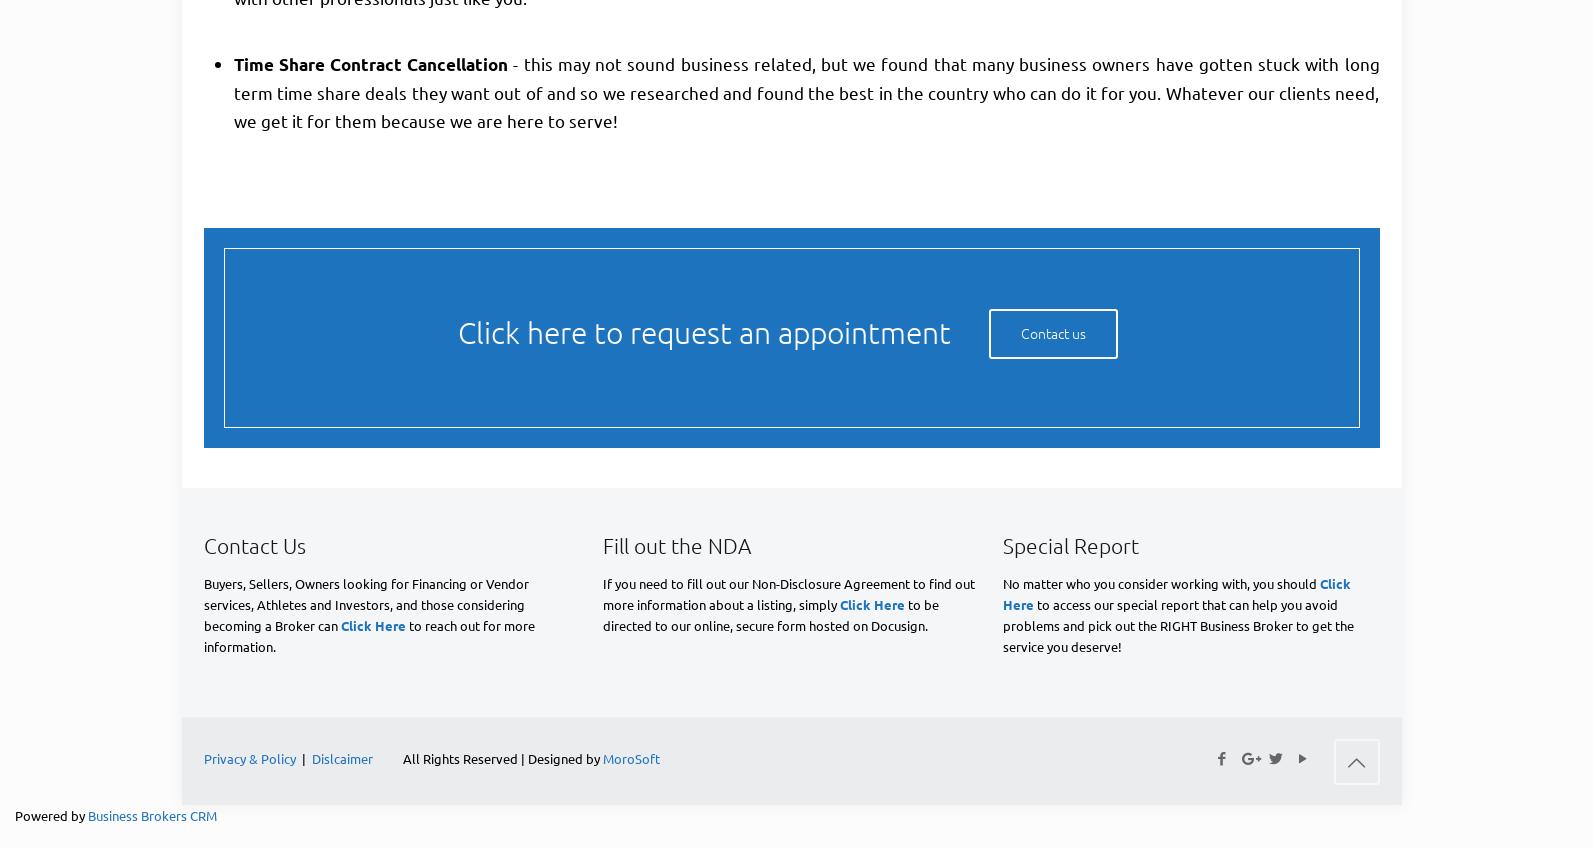 Image resolution: width=1593 pixels, height=848 pixels. What do you see at coordinates (301, 756) in the screenshot?
I see `'|'` at bounding box center [301, 756].